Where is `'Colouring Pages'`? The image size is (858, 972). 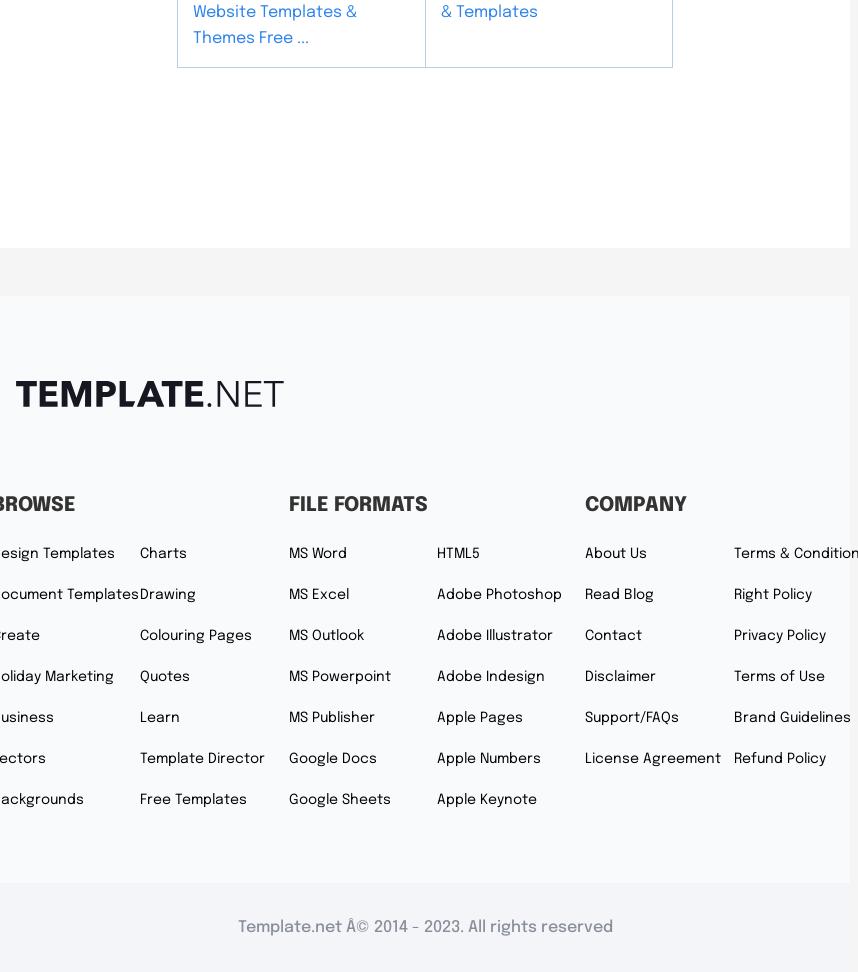 'Colouring Pages' is located at coordinates (195, 635).